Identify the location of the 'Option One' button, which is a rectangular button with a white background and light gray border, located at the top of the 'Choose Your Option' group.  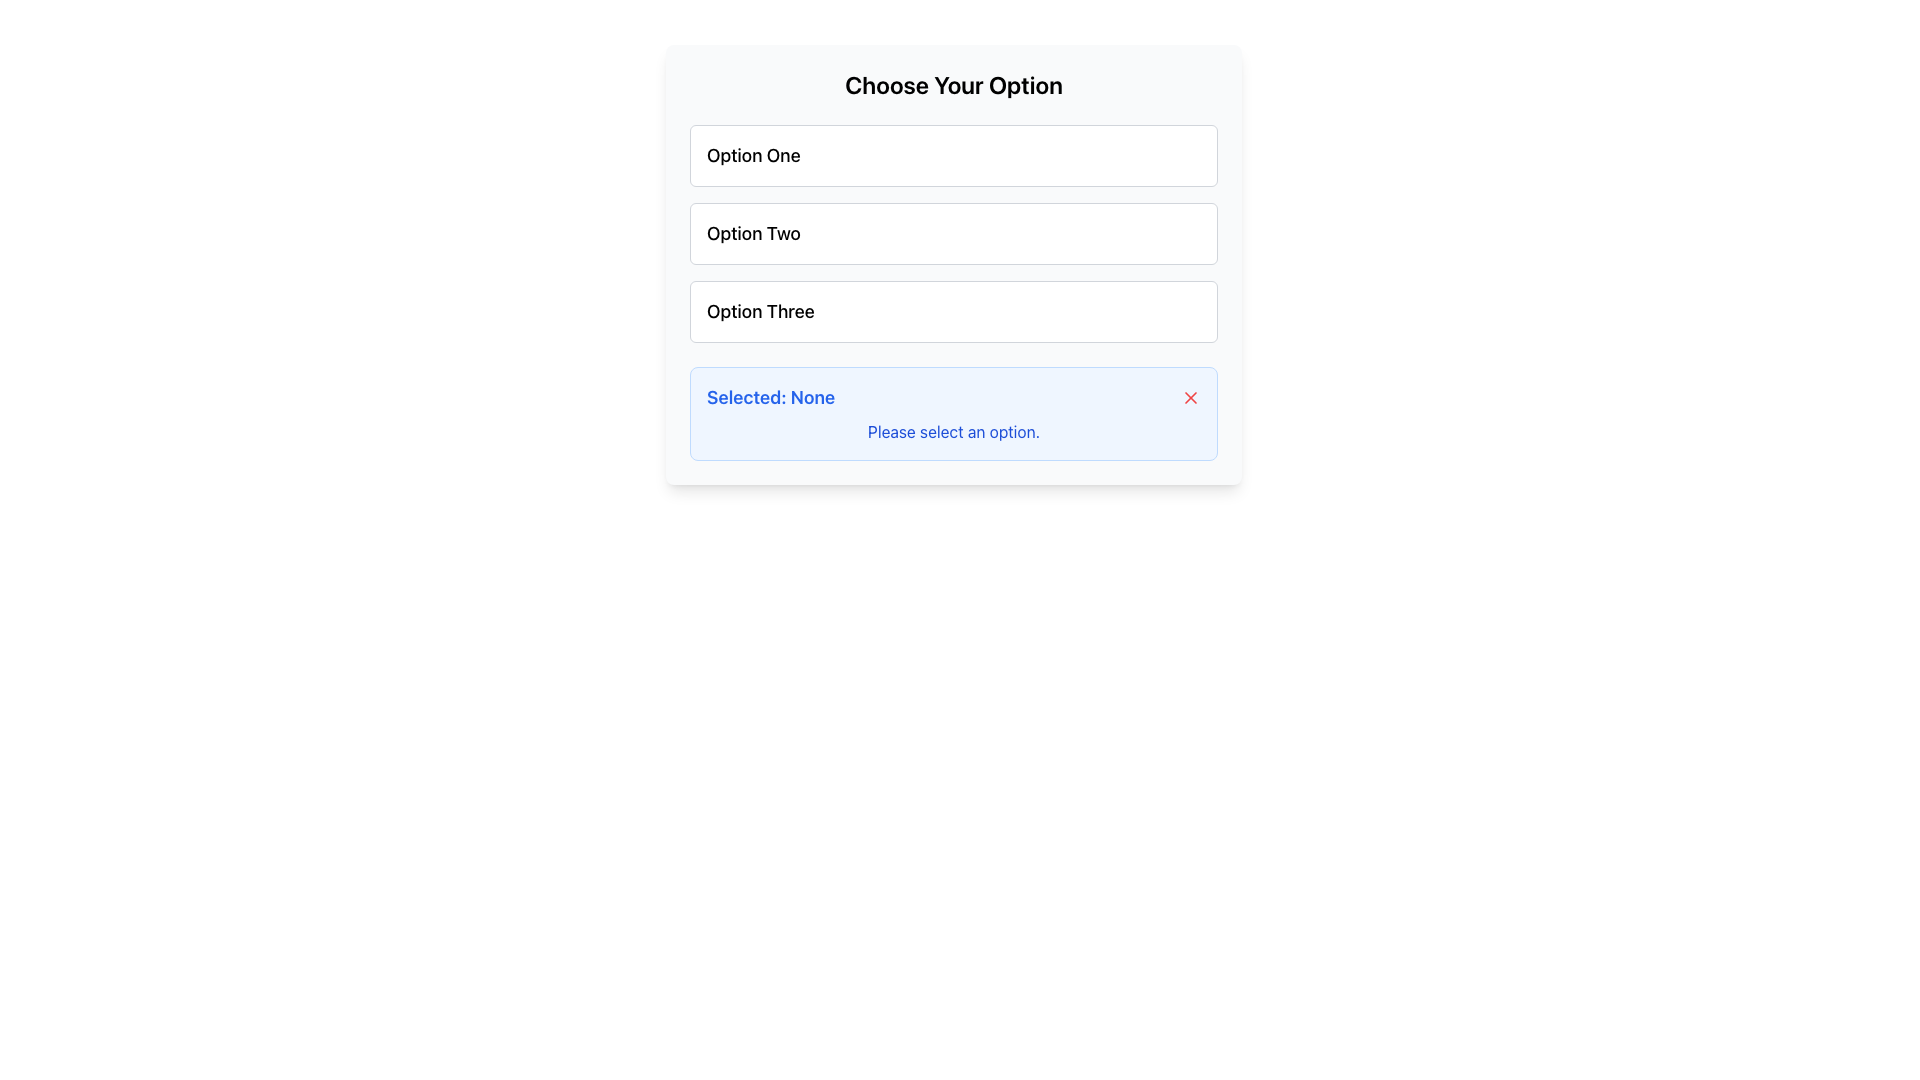
(953, 154).